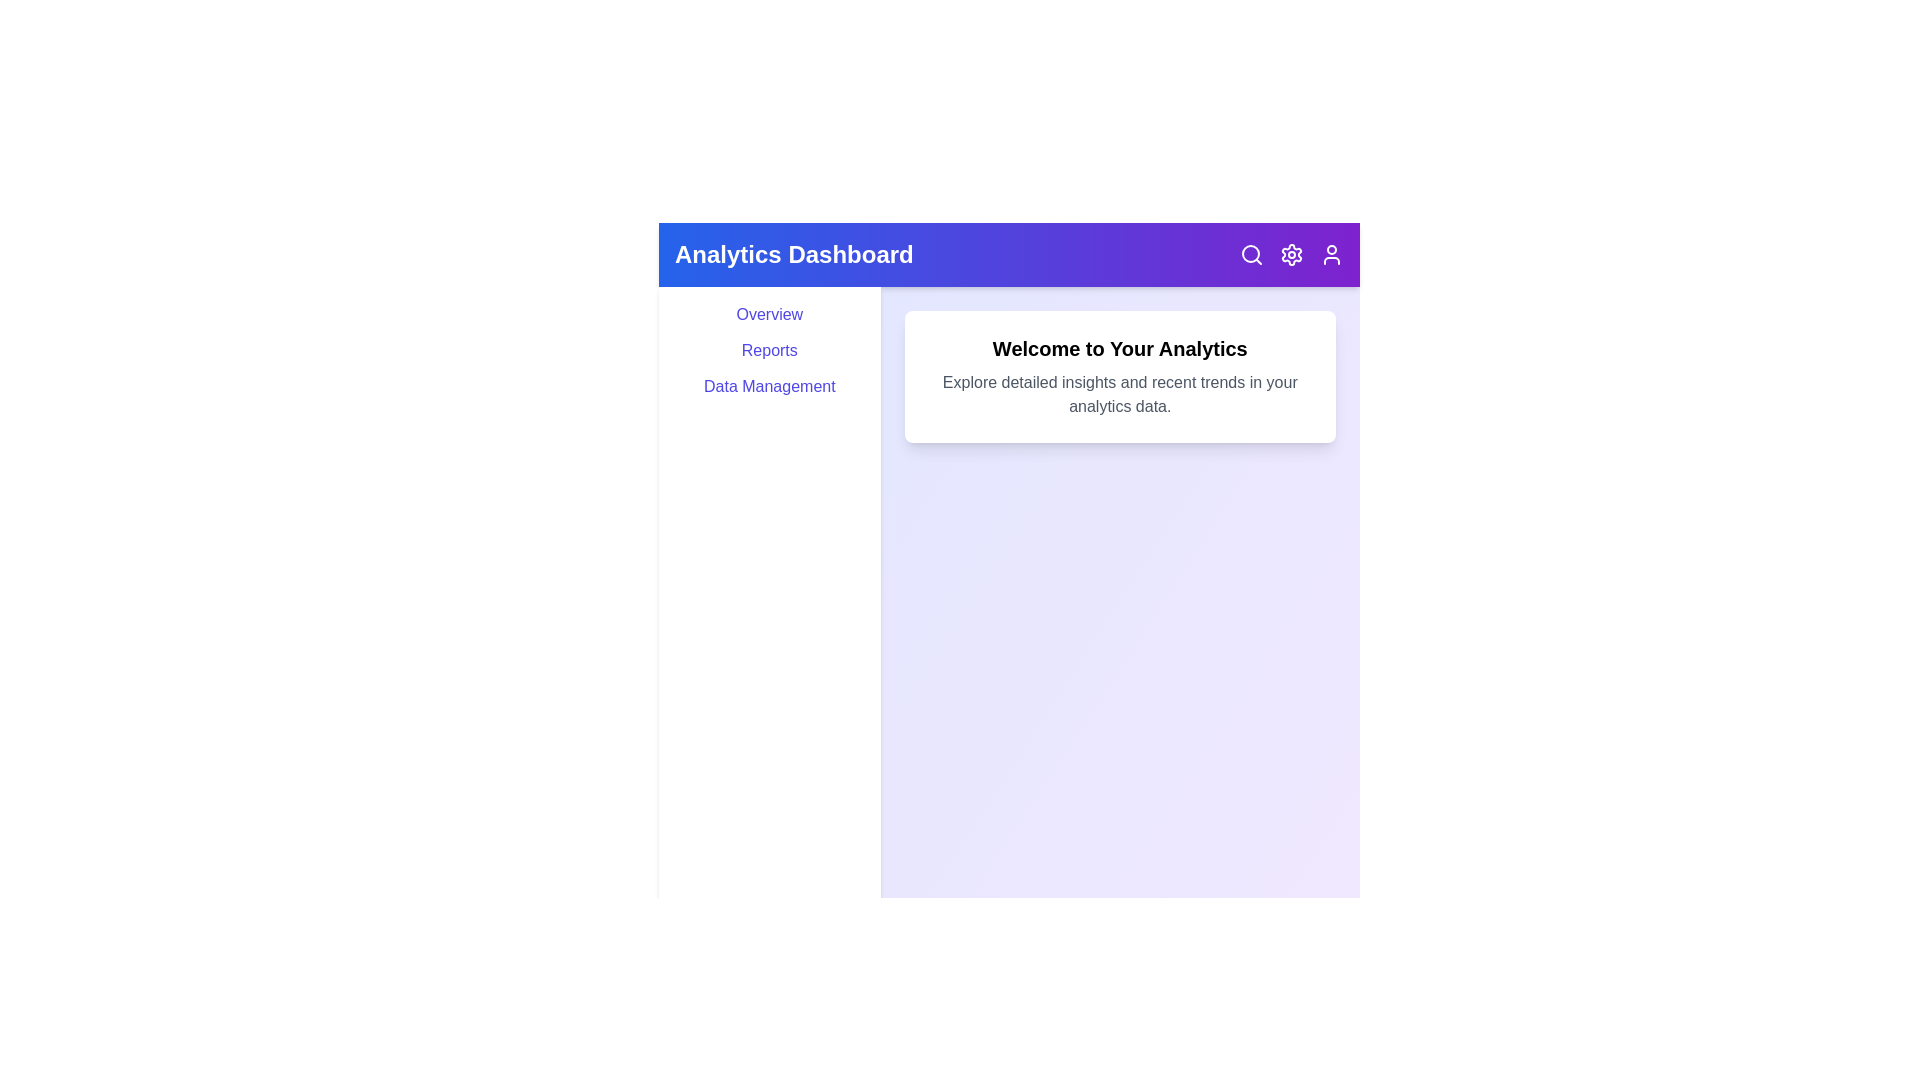 The height and width of the screenshot is (1080, 1920). Describe the element at coordinates (767, 315) in the screenshot. I see `the 'Overview' menu item to navigate to the overview section` at that location.